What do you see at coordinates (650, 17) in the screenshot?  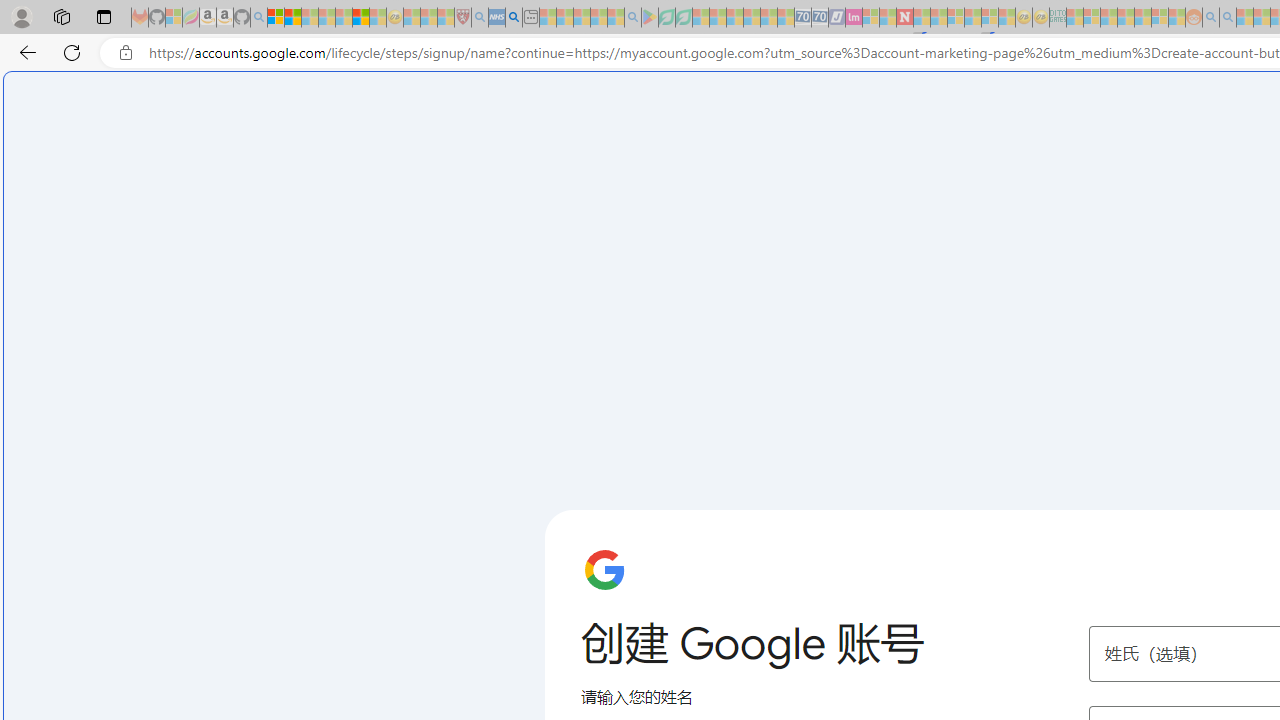 I see `'Bluey: Let'` at bounding box center [650, 17].